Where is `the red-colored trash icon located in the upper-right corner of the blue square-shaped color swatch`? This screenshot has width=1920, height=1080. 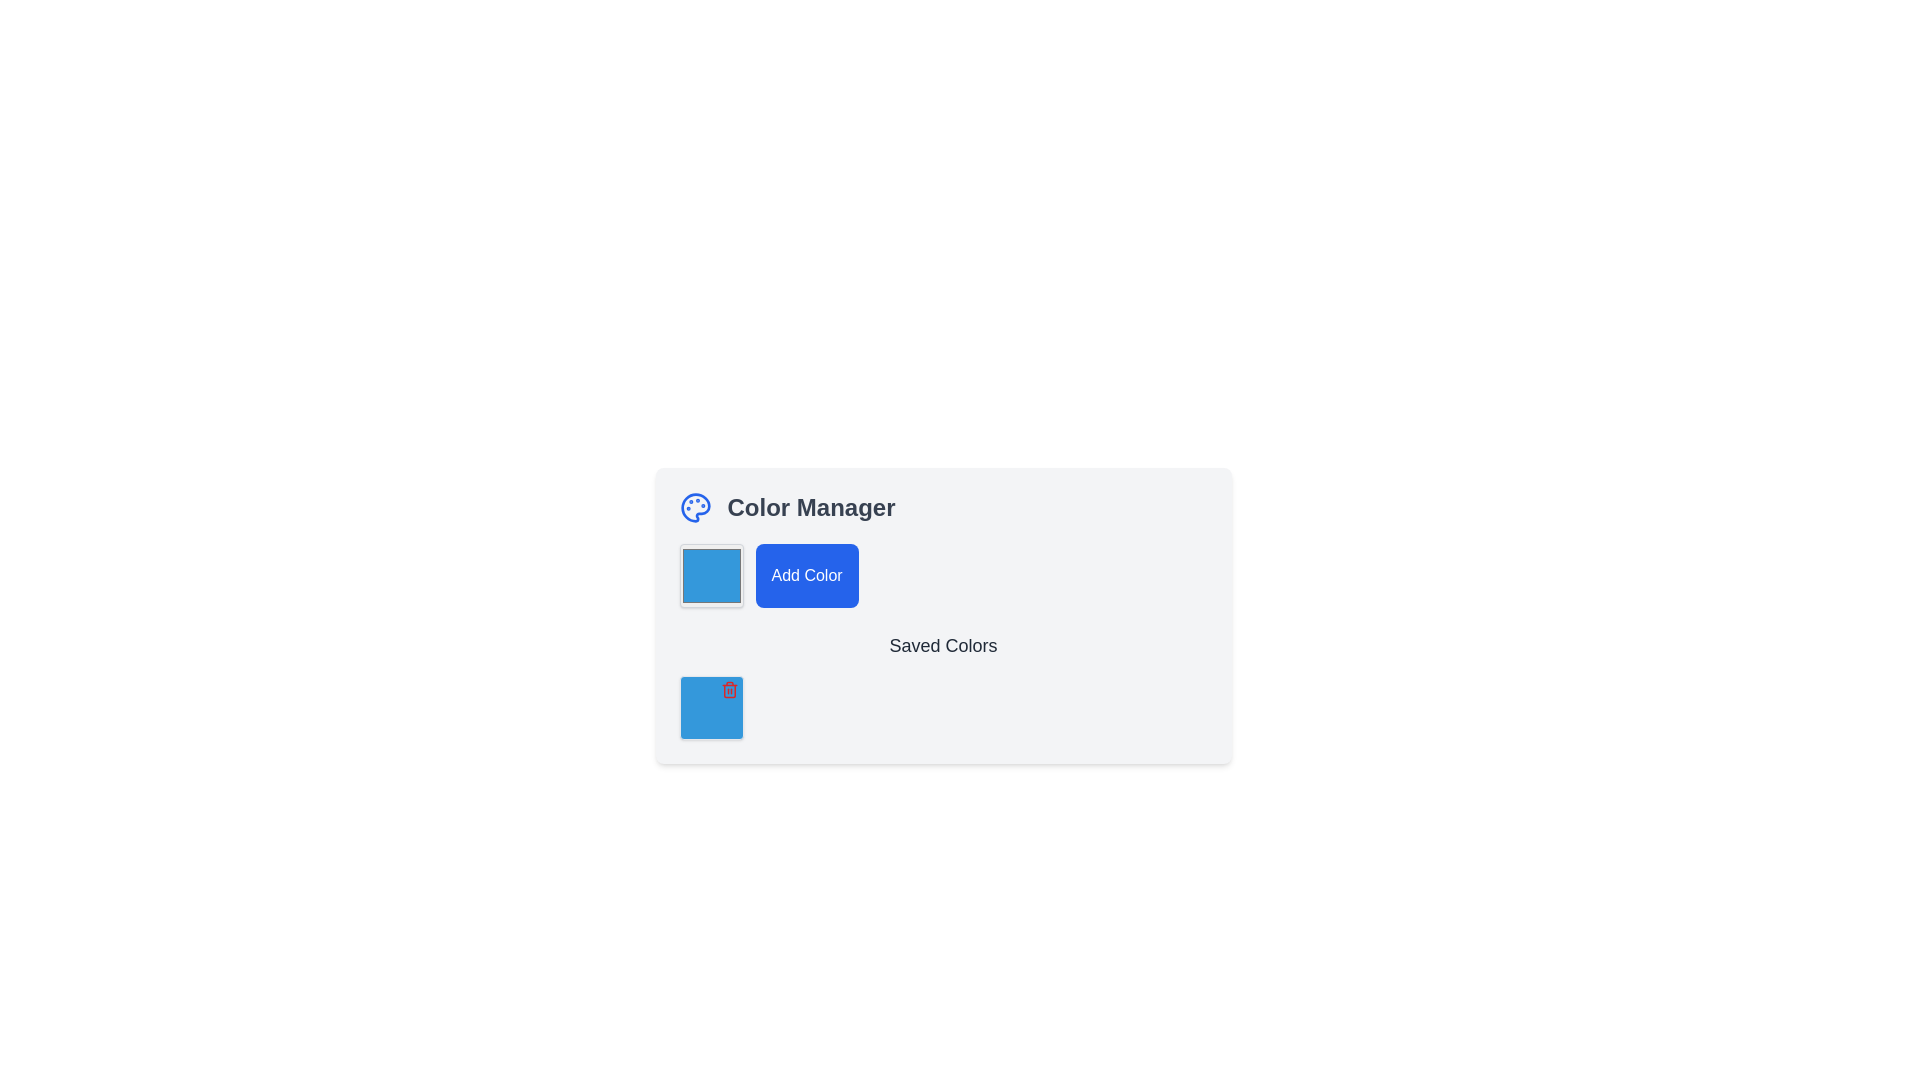
the red-colored trash icon located in the upper-right corner of the blue square-shaped color swatch is located at coordinates (711, 707).